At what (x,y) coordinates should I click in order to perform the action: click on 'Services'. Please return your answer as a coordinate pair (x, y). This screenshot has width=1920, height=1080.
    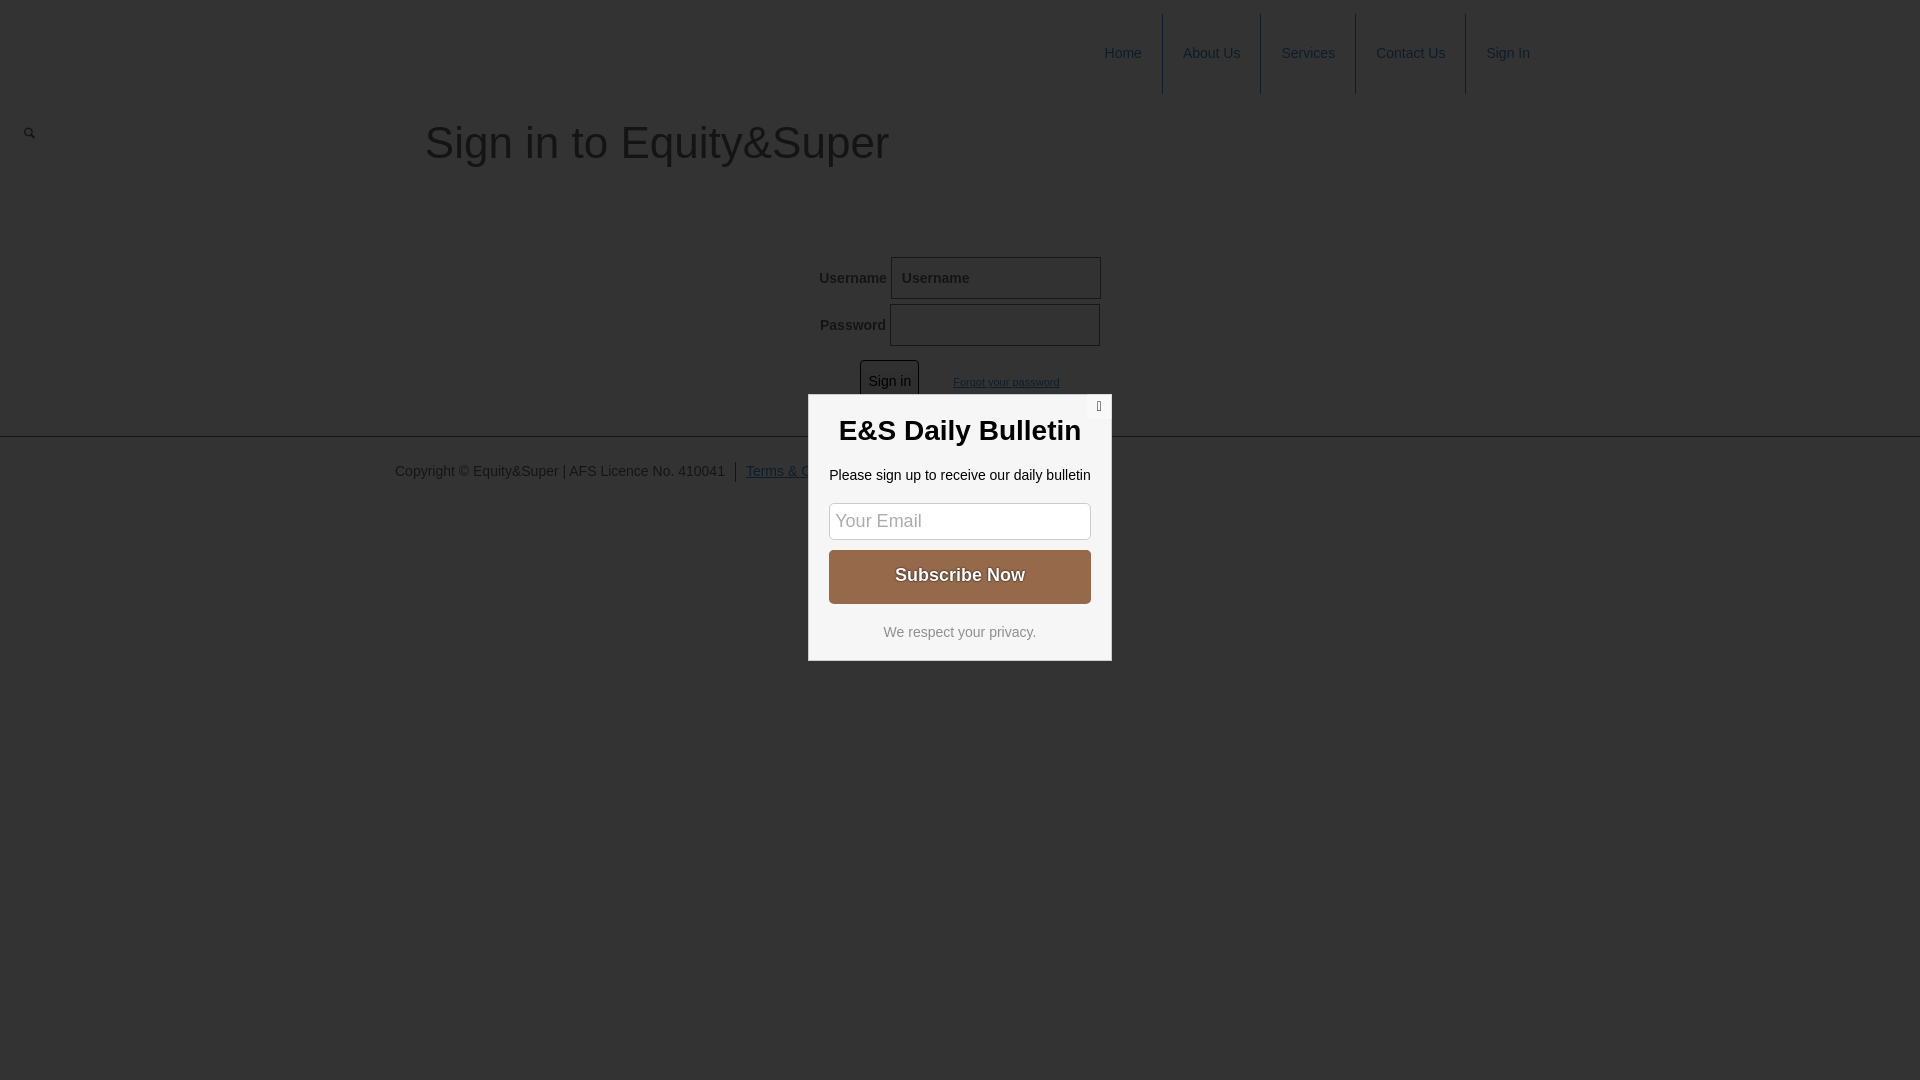
    Looking at the image, I should click on (1308, 53).